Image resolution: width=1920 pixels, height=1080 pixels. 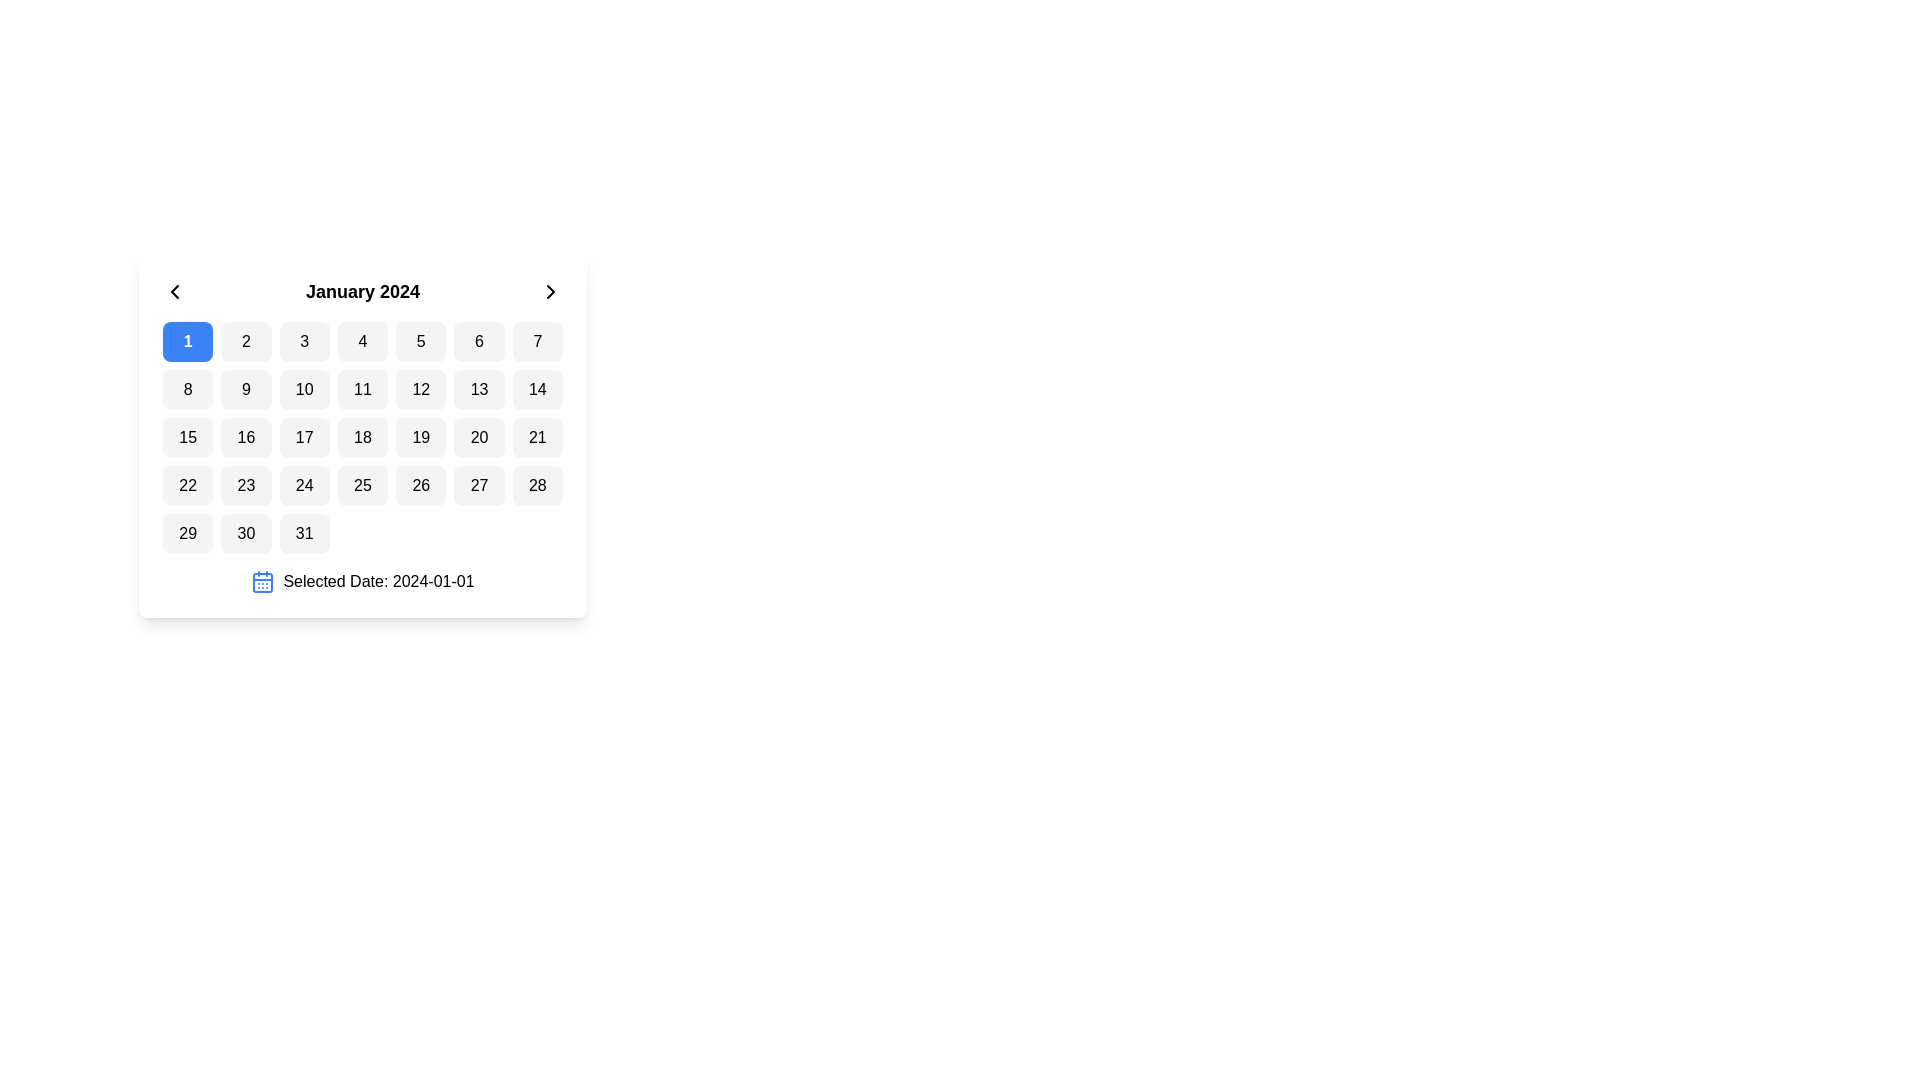 What do you see at coordinates (363, 486) in the screenshot?
I see `the calendar date button displaying the number '25' in a bold font within the date-picker interface` at bounding box center [363, 486].